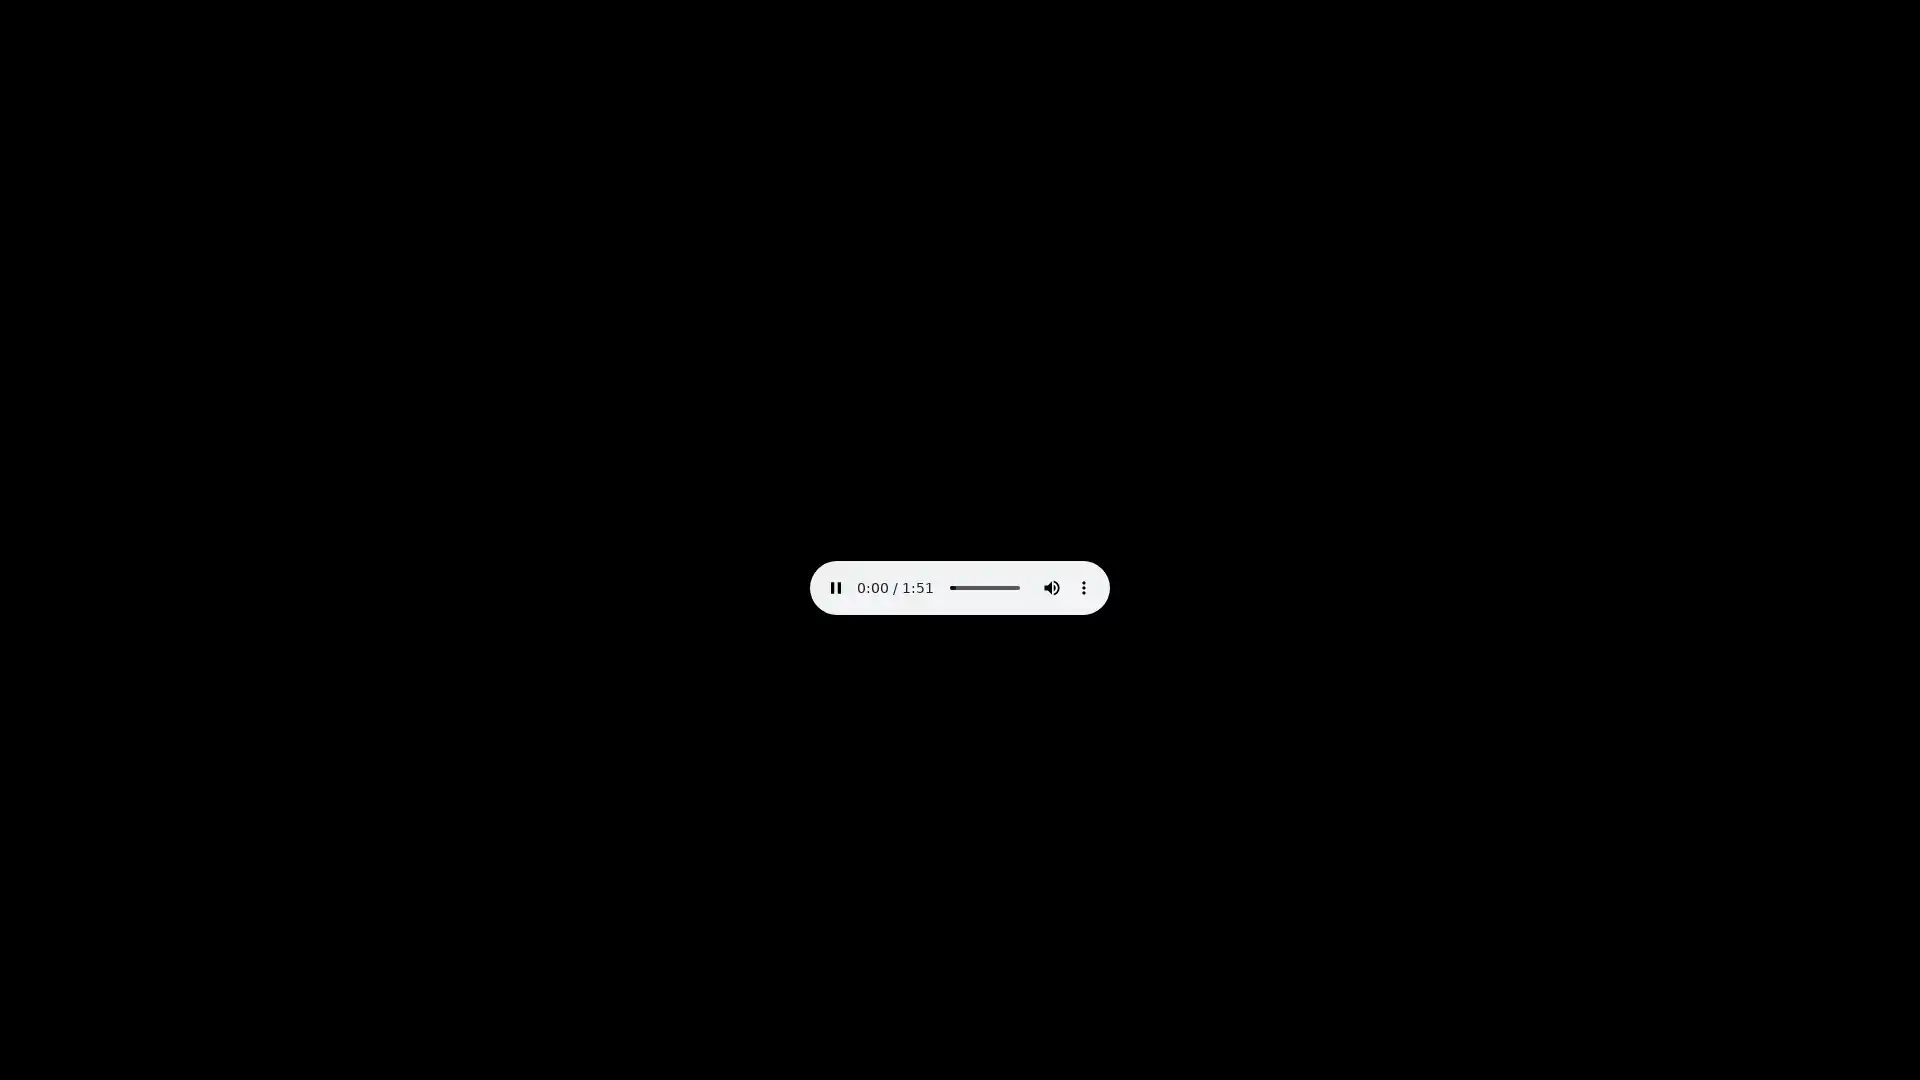  Describe the element at coordinates (1083, 586) in the screenshot. I see `show more media controls` at that location.